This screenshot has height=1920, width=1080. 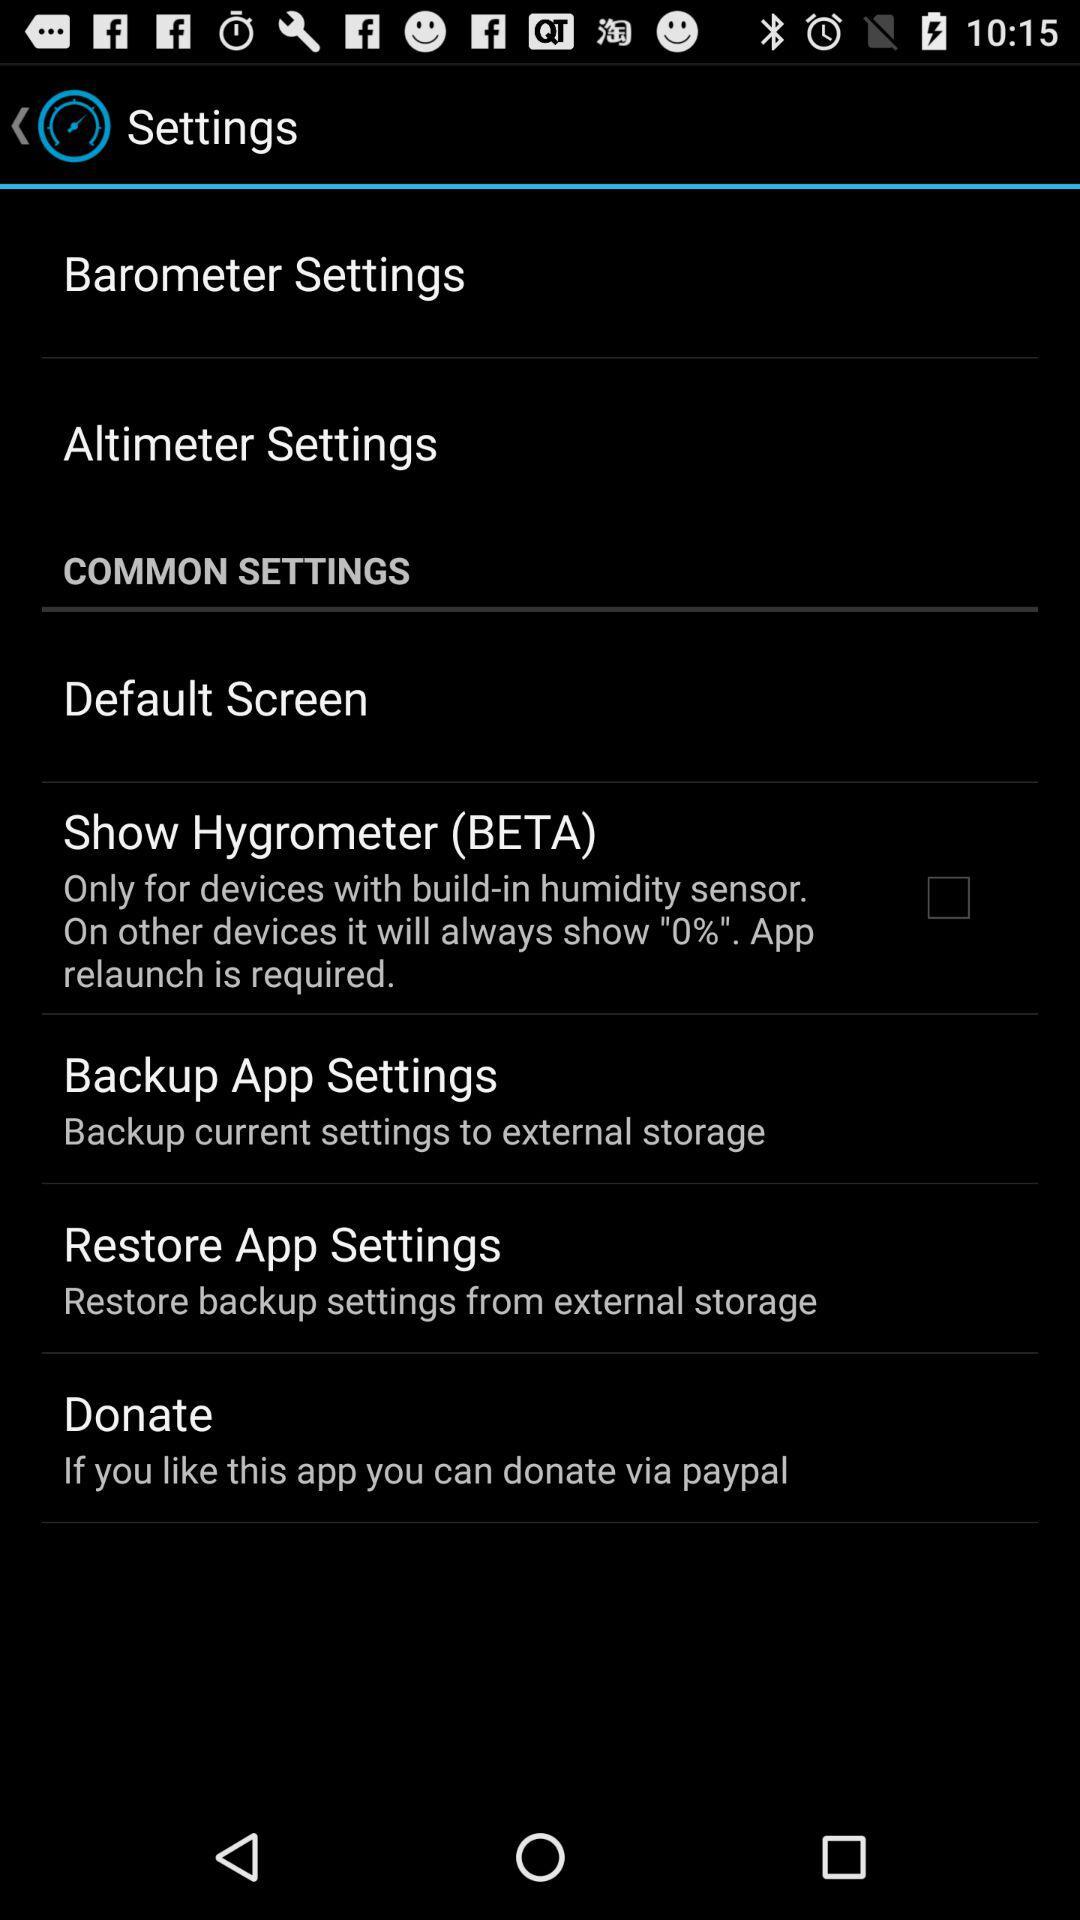 I want to click on app above the common settings item, so click(x=249, y=441).